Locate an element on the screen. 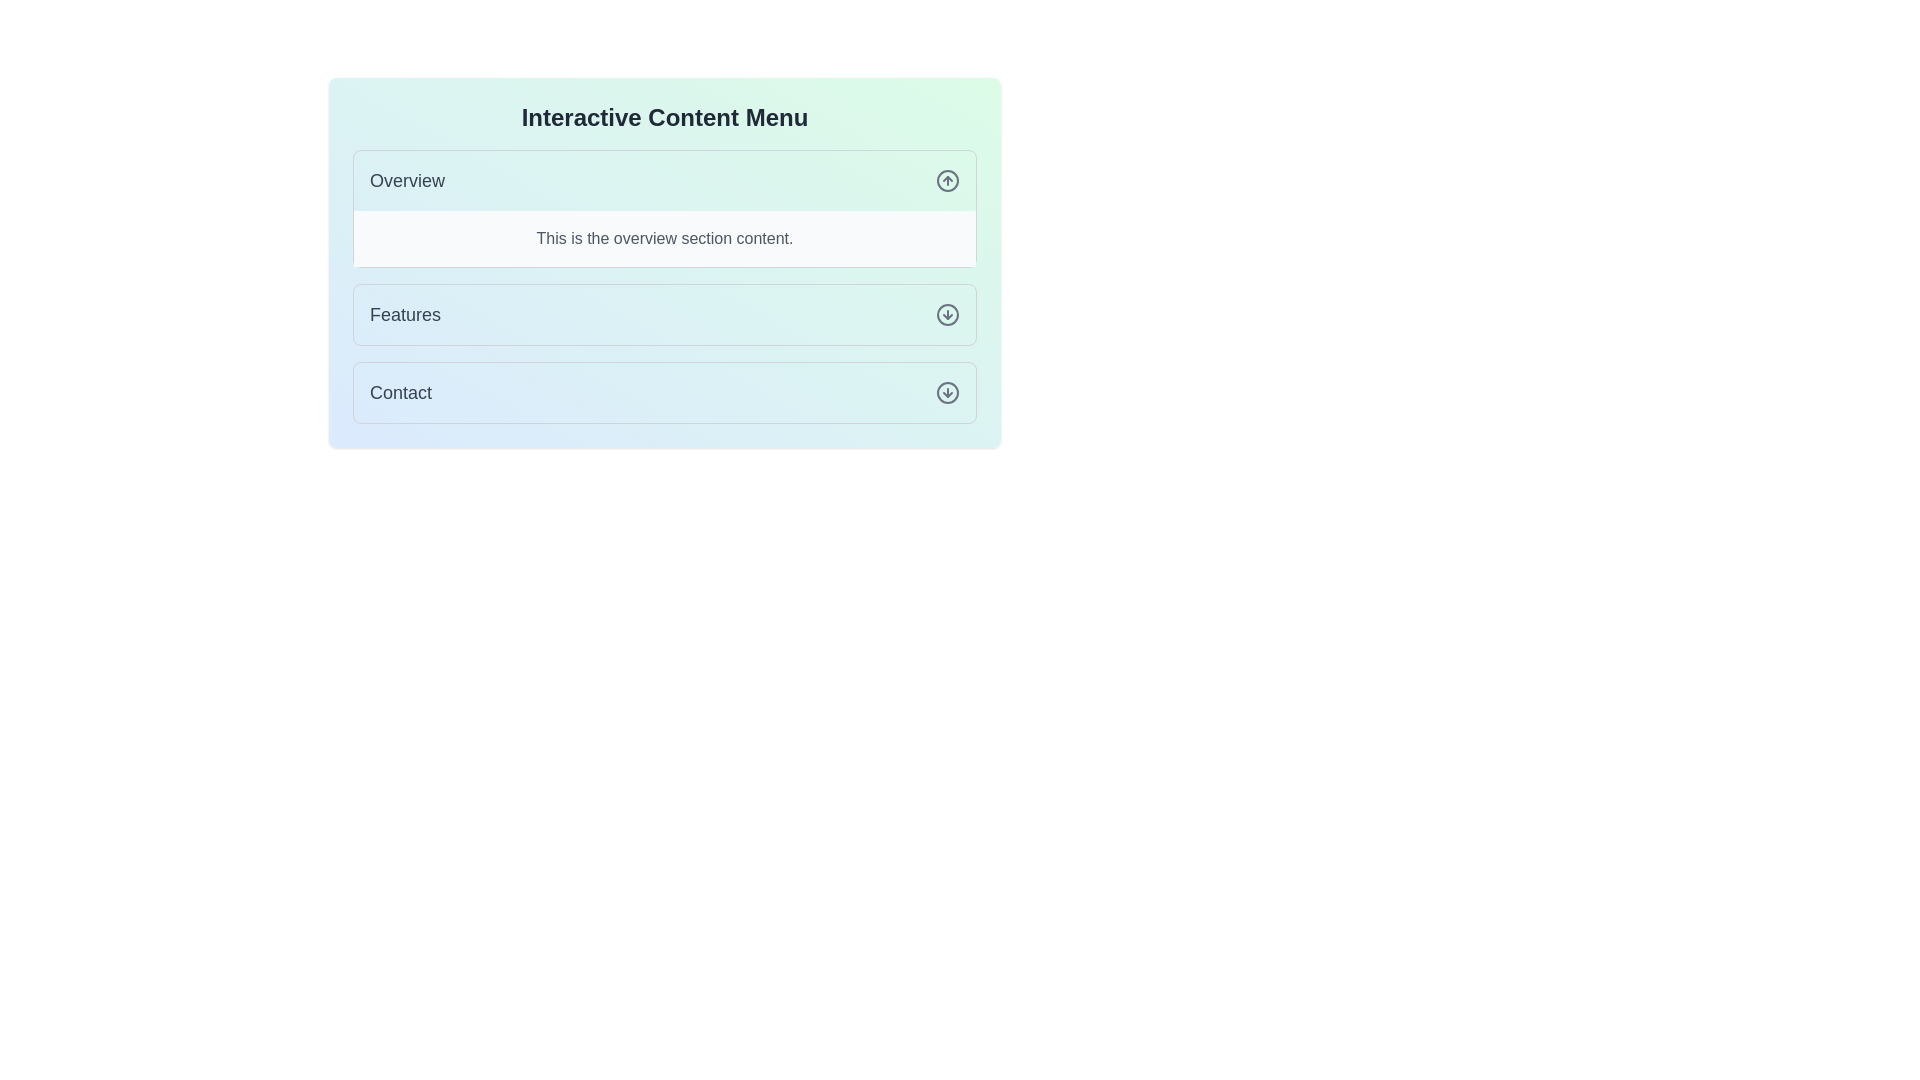 This screenshot has height=1080, width=1920. the 'Features' text label in the middle of the menu list for selection is located at coordinates (404, 315).